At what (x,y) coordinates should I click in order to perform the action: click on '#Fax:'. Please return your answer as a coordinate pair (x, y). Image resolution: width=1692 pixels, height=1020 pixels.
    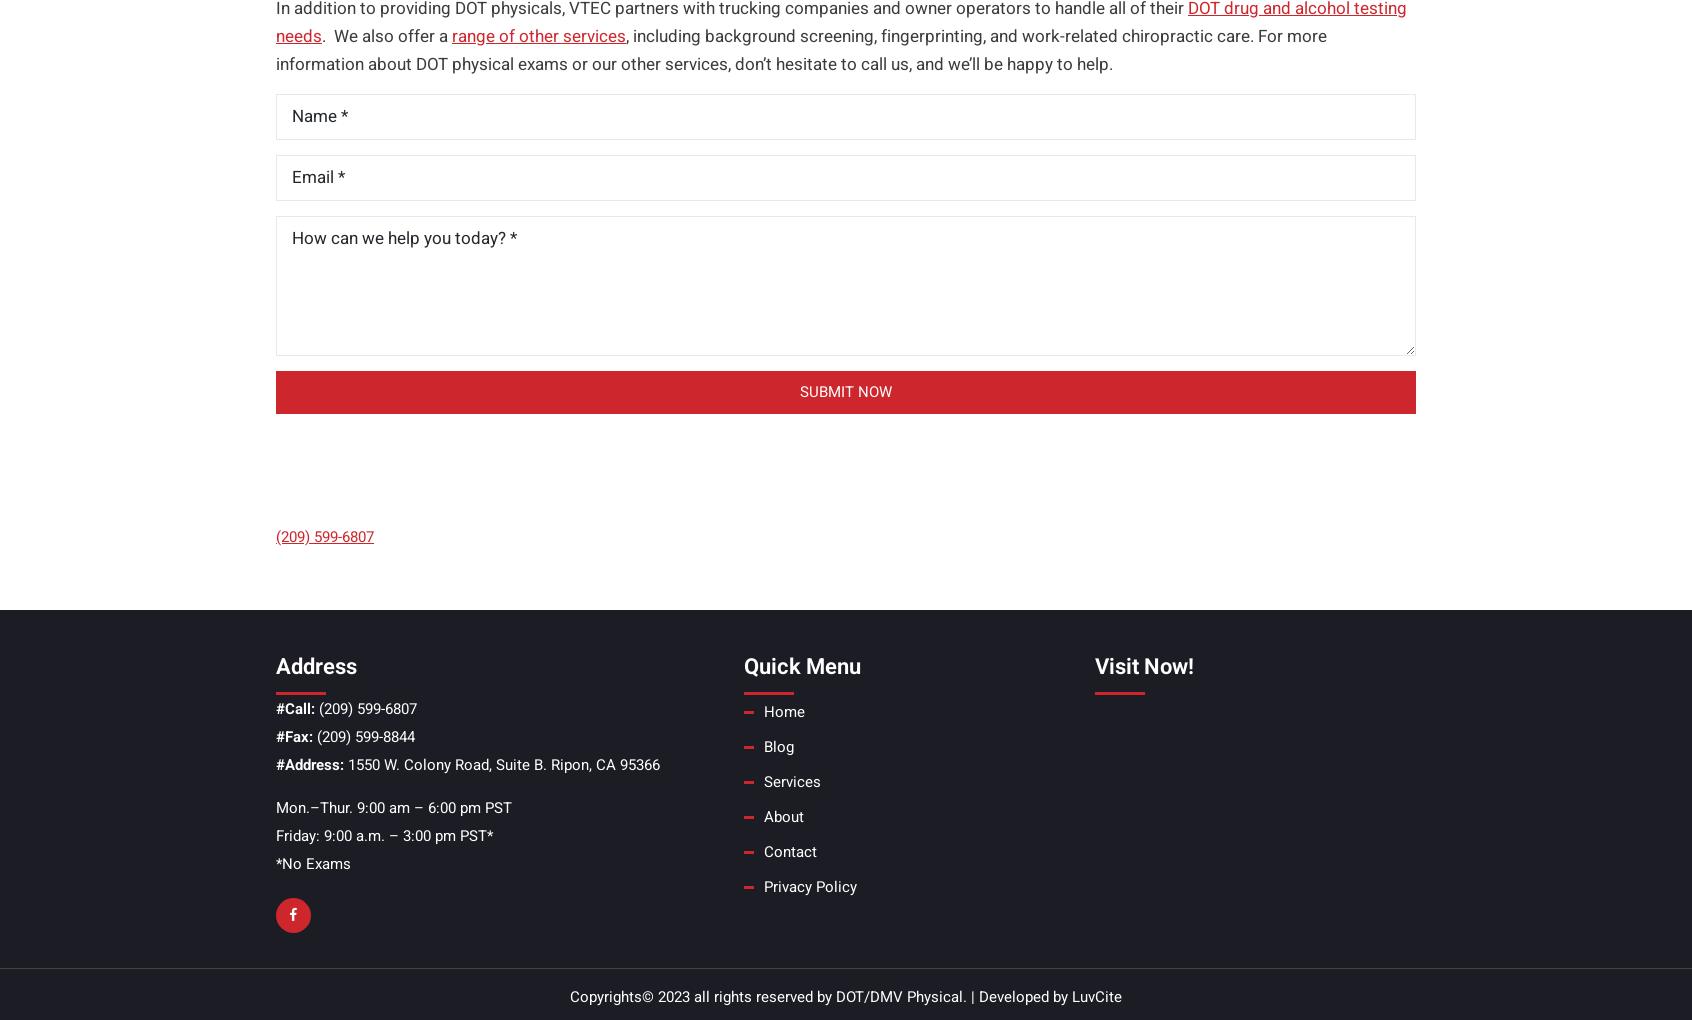
    Looking at the image, I should click on (293, 736).